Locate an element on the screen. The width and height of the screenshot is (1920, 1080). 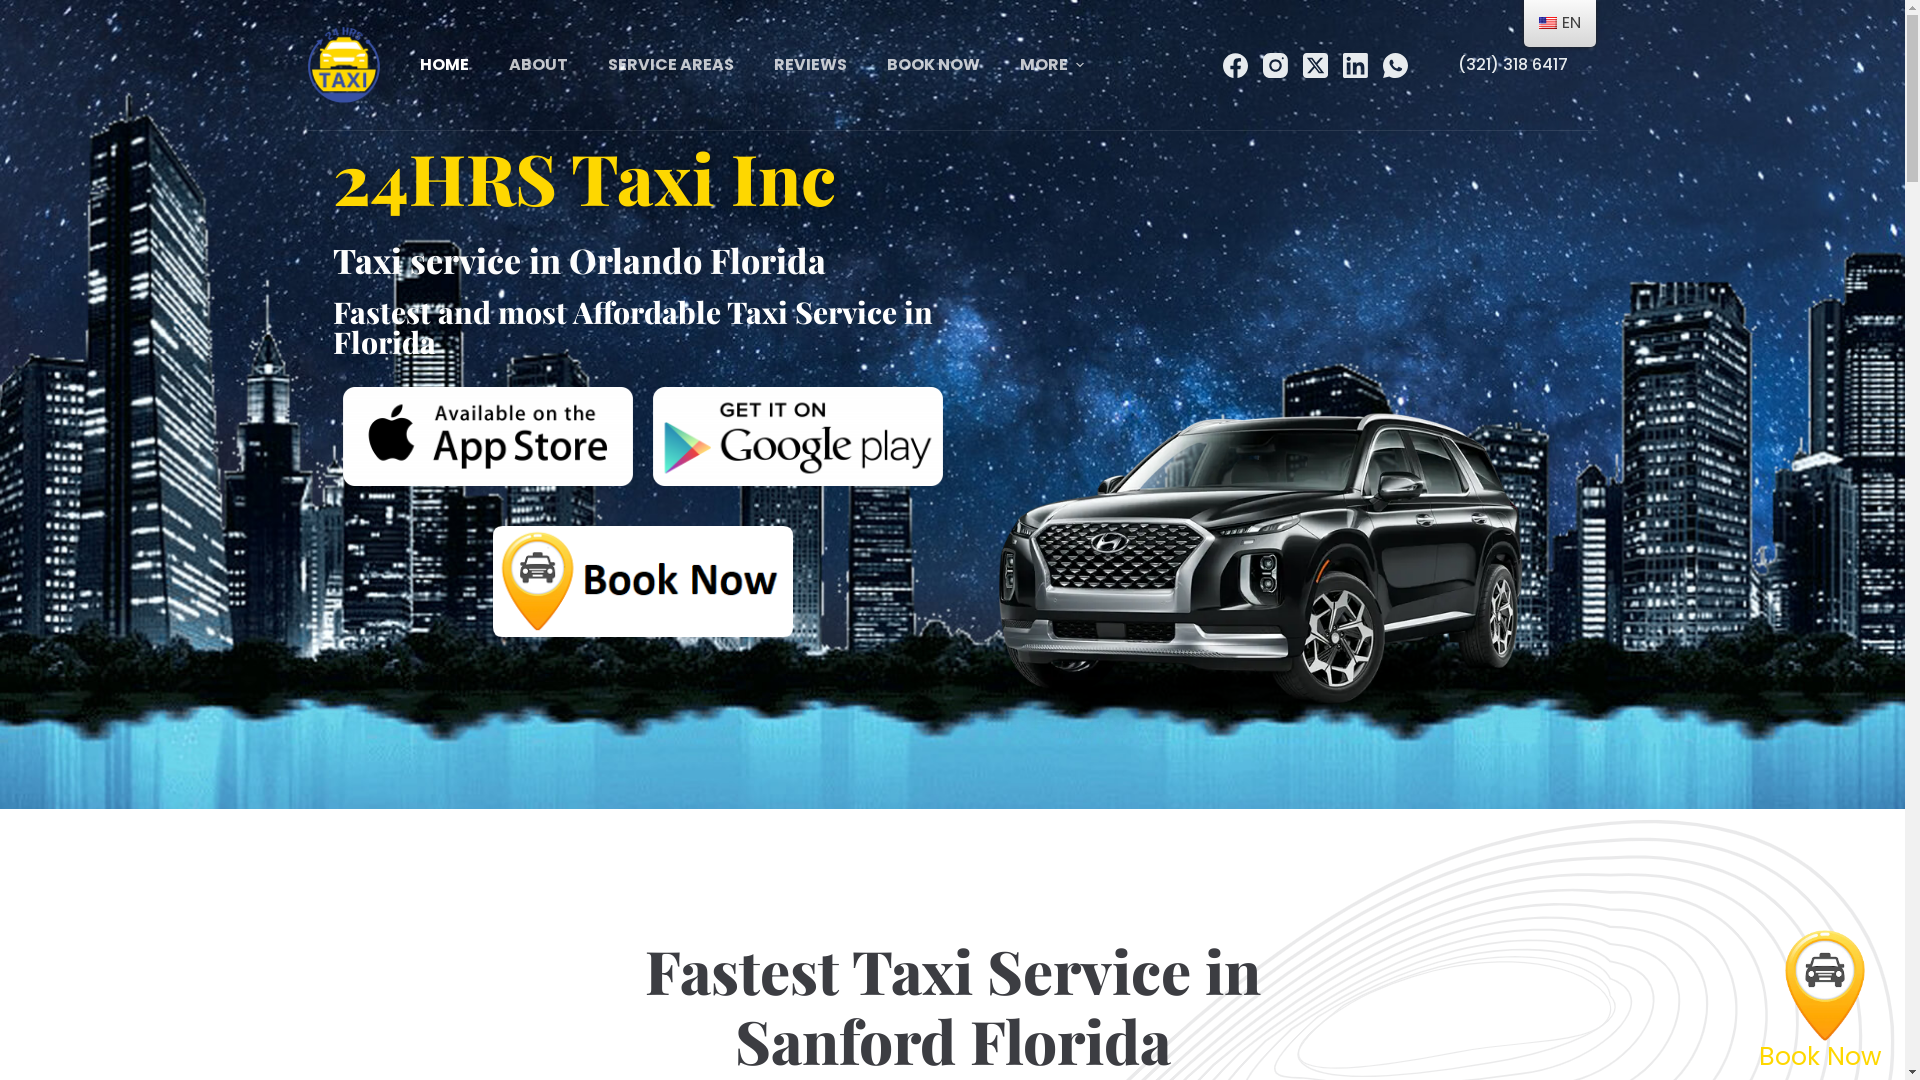
'BOOK NOW' is located at coordinates (867, 64).